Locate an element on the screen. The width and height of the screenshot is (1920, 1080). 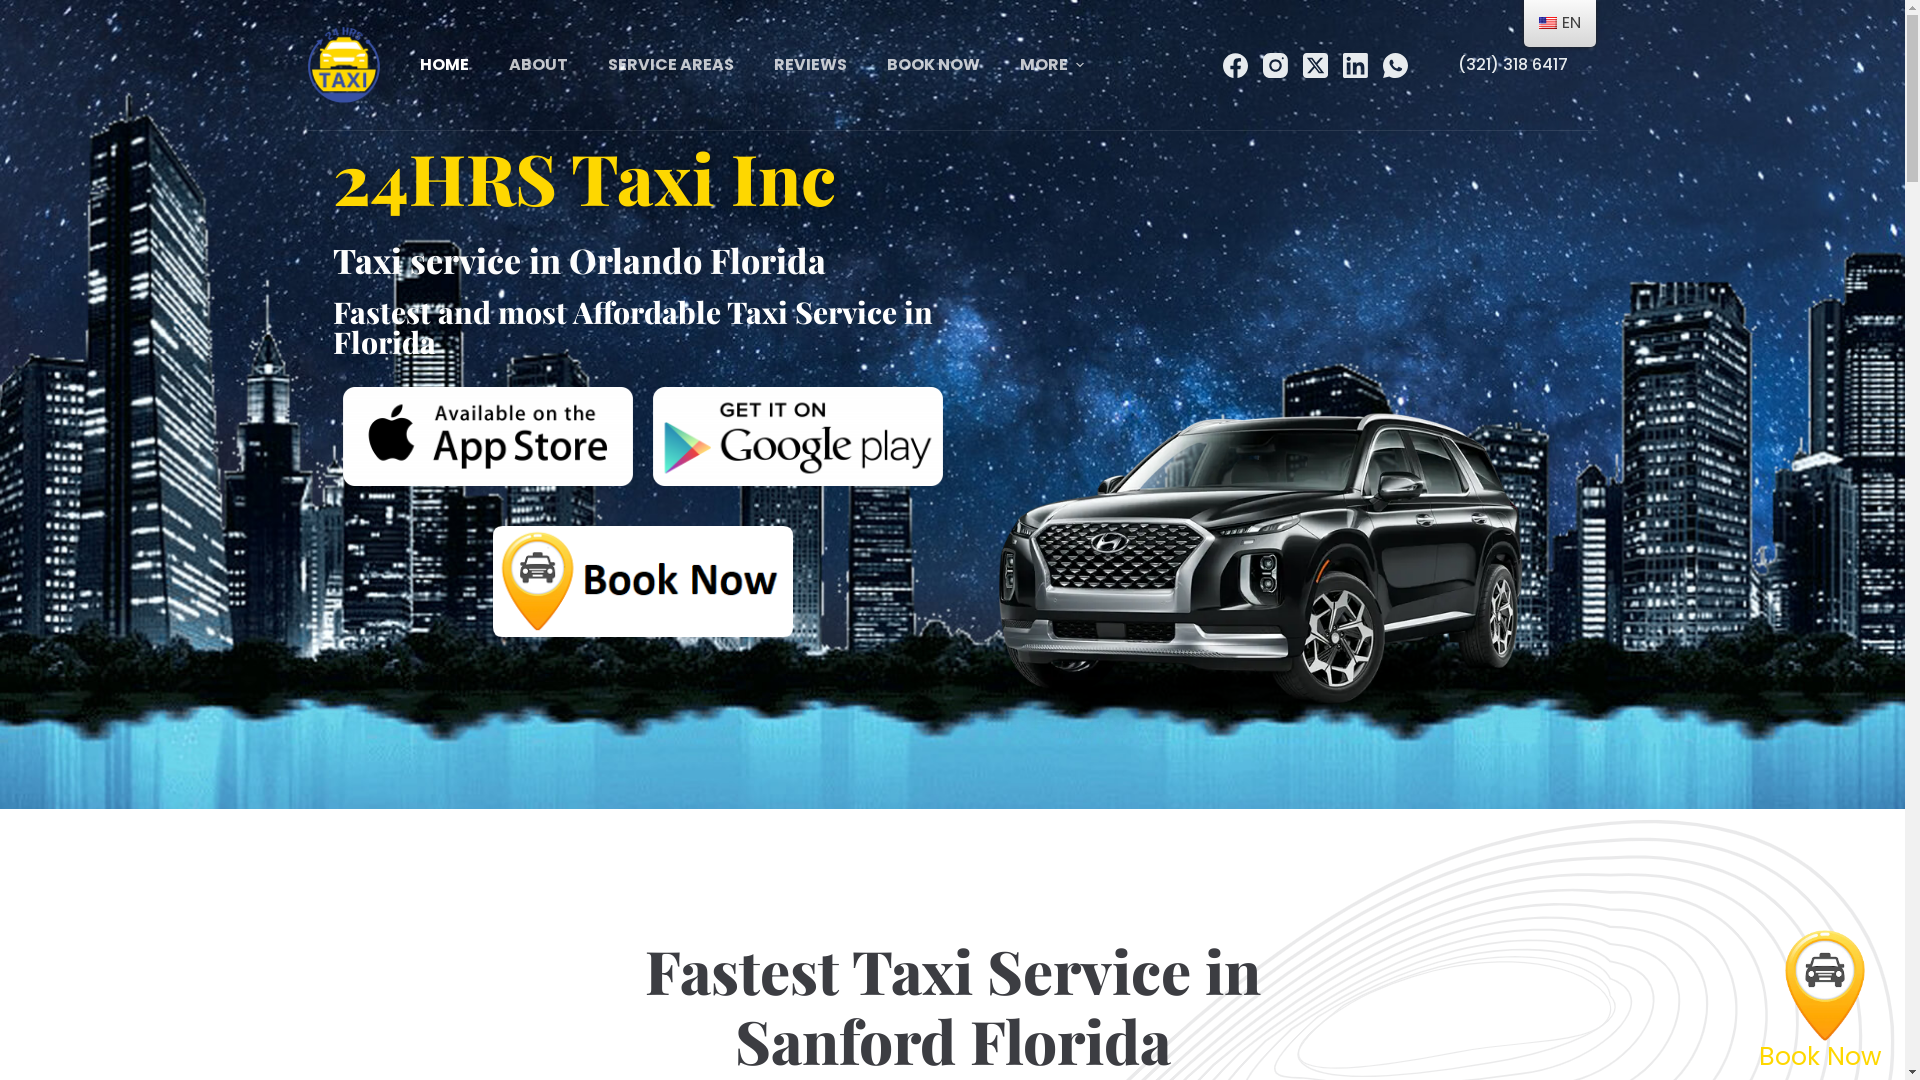
'BOOK NOW' is located at coordinates (867, 64).